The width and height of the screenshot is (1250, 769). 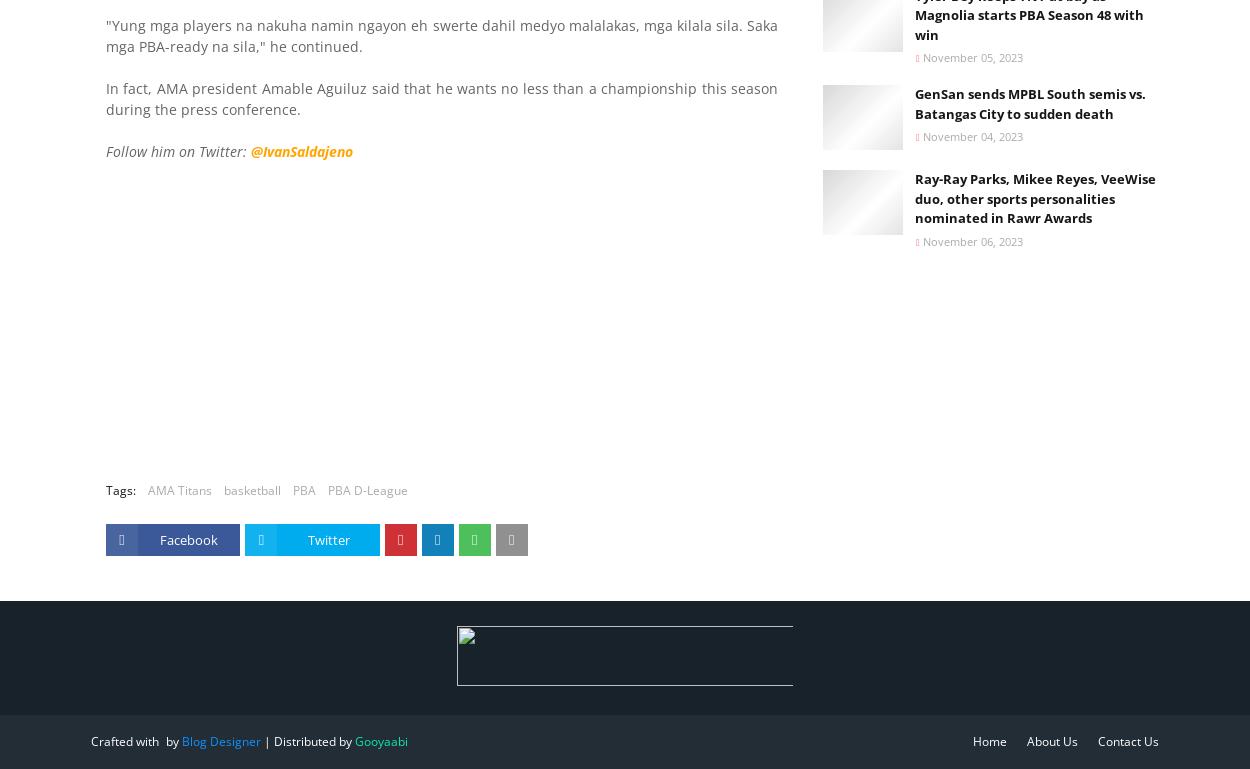 I want to click on '"', so click(x=108, y=23).